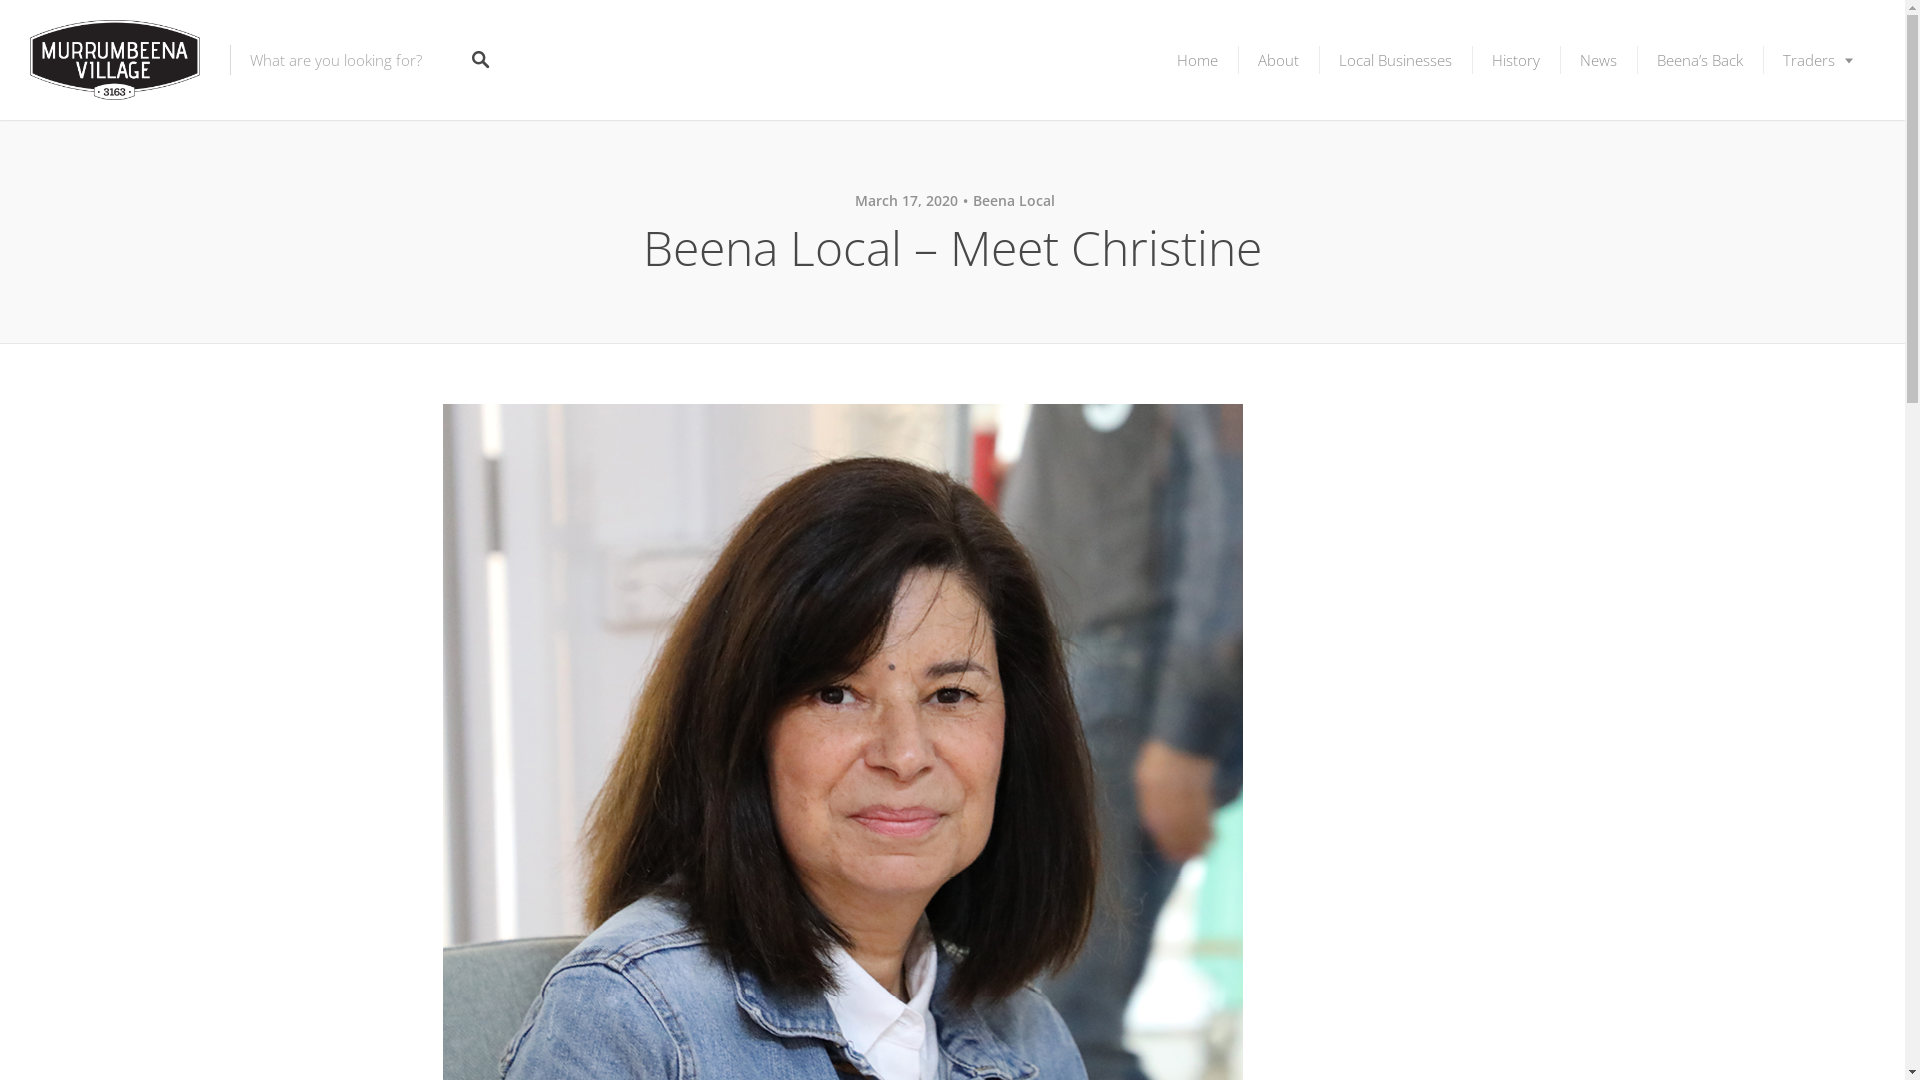 The image size is (1920, 1080). What do you see at coordinates (1819, 59) in the screenshot?
I see `'Traders'` at bounding box center [1819, 59].